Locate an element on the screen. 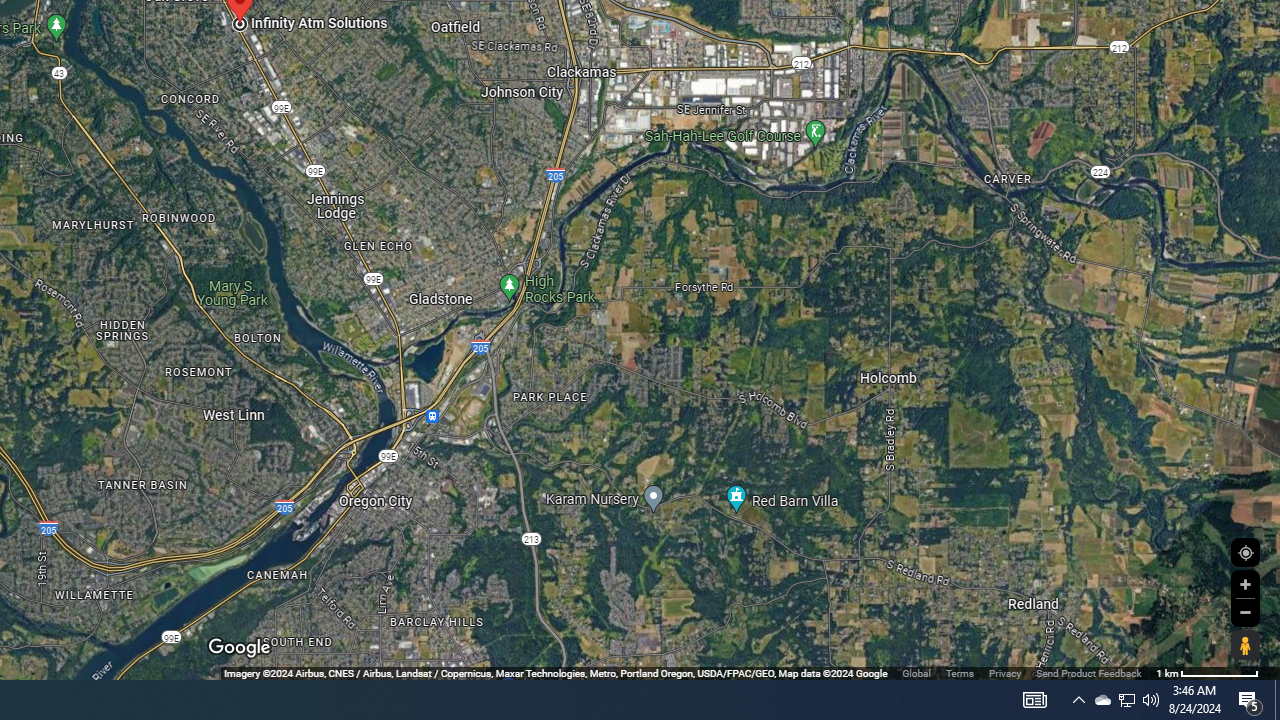 Image resolution: width=1280 pixels, height=720 pixels. 'Show Your Location' is located at coordinates (1244, 552).